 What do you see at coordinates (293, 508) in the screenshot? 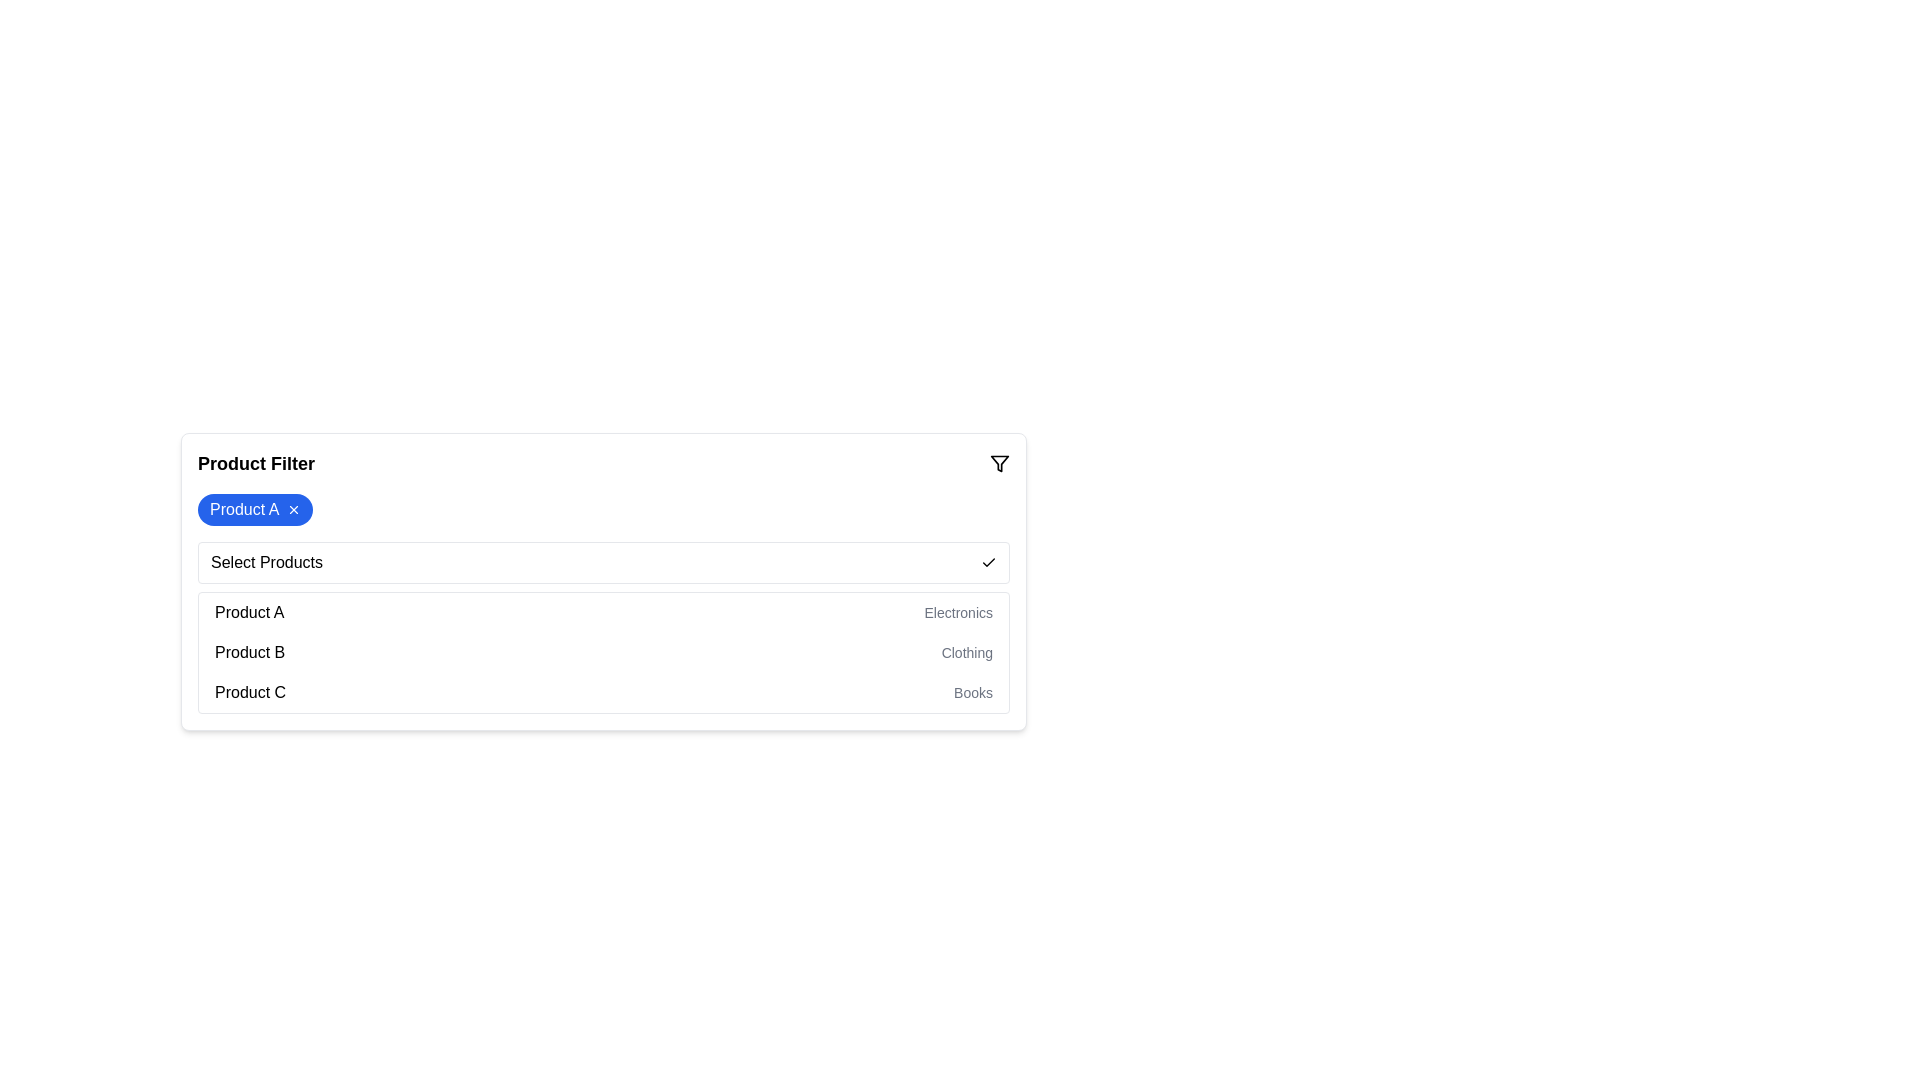
I see `the dismissal button located on the far-right side of the blue label displaying 'Product A'` at bounding box center [293, 508].